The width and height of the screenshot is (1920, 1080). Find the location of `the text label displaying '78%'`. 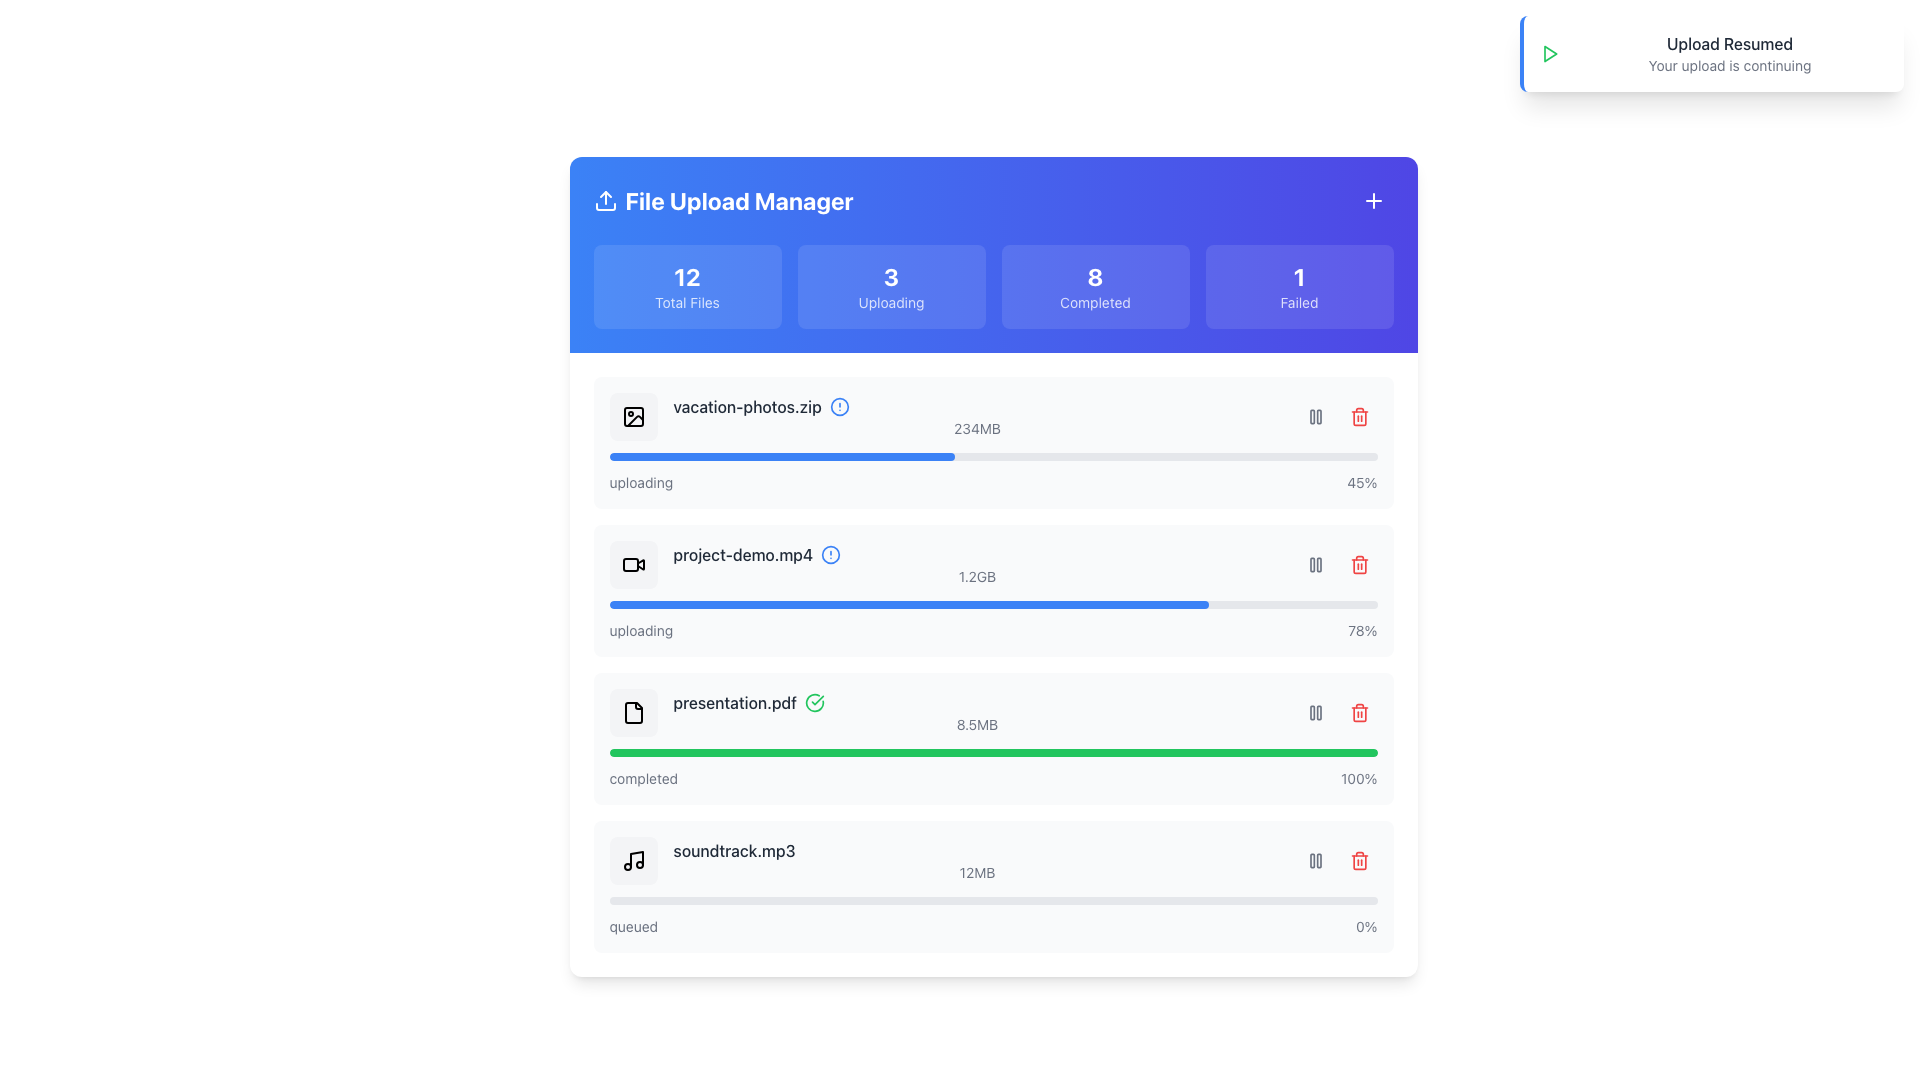

the text label displaying '78%' is located at coordinates (1361, 631).